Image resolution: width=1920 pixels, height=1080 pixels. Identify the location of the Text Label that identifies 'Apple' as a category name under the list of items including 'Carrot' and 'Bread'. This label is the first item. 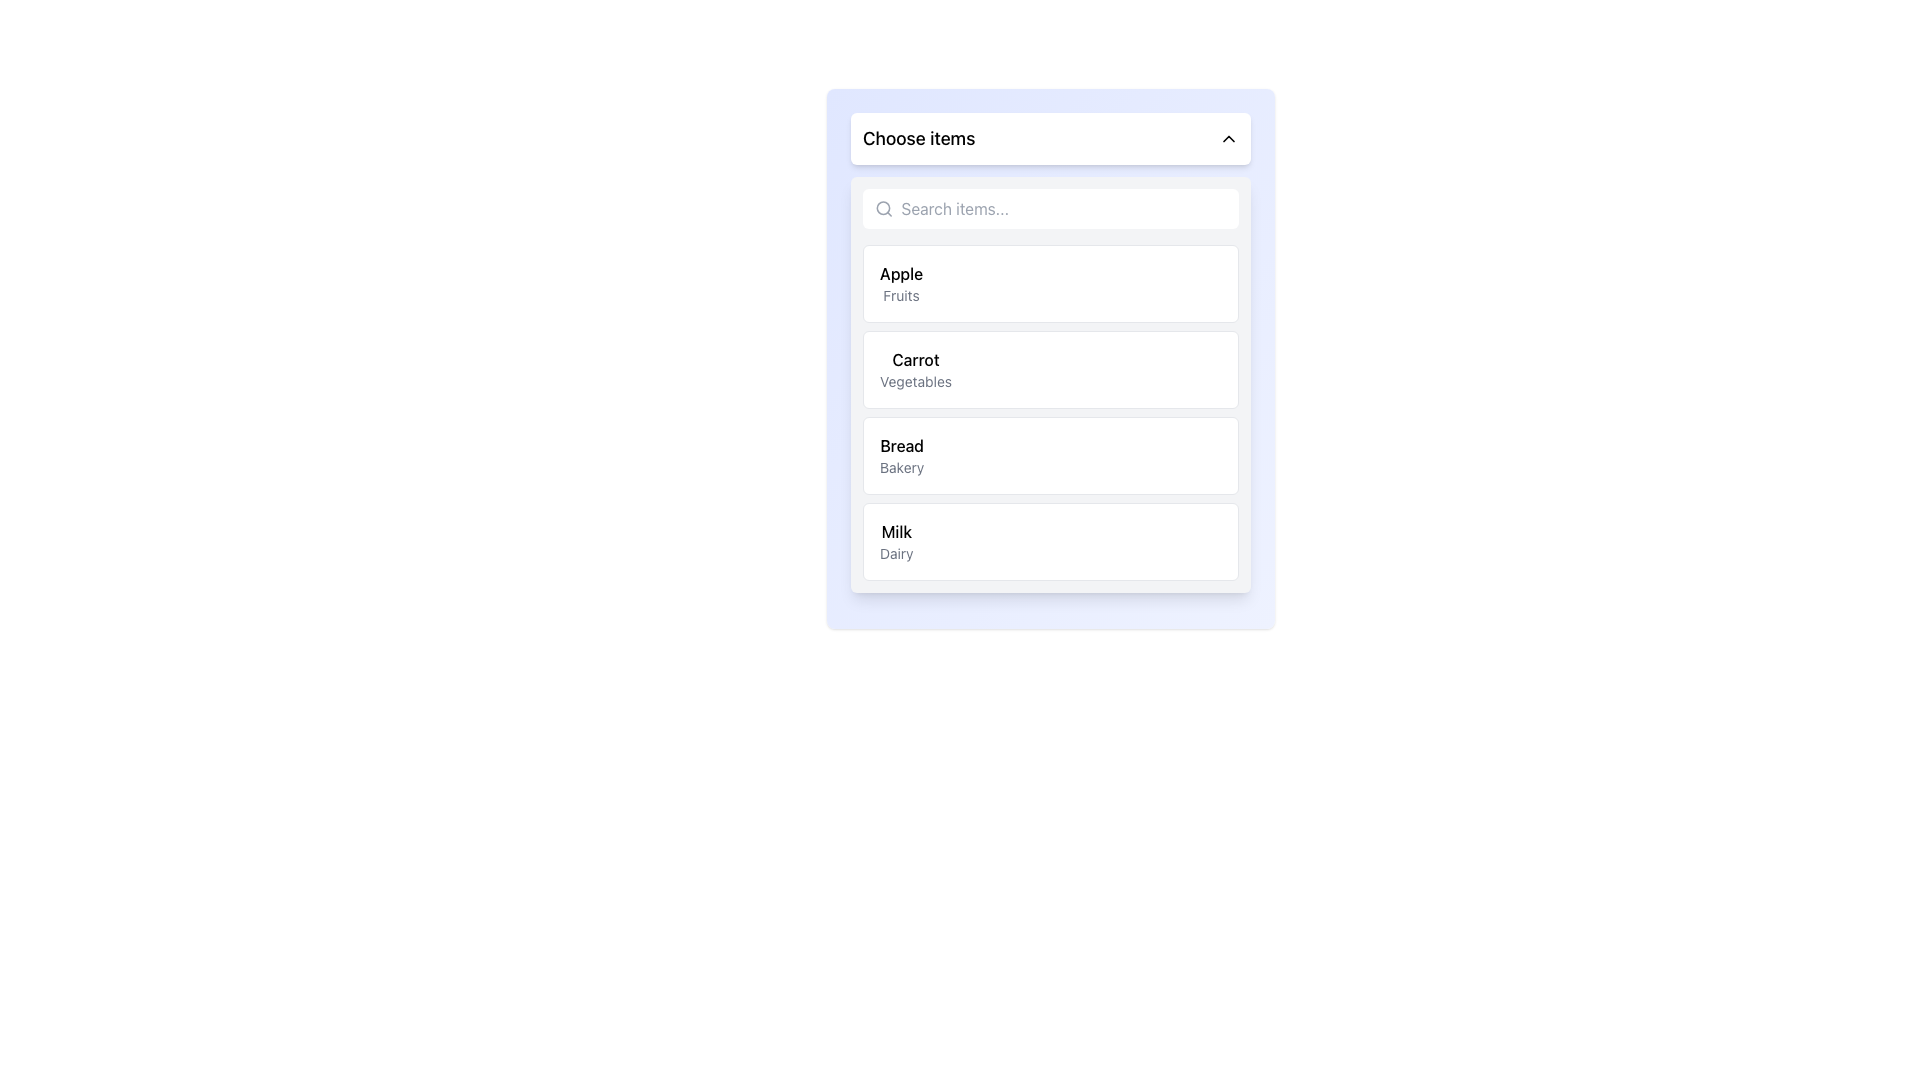
(900, 284).